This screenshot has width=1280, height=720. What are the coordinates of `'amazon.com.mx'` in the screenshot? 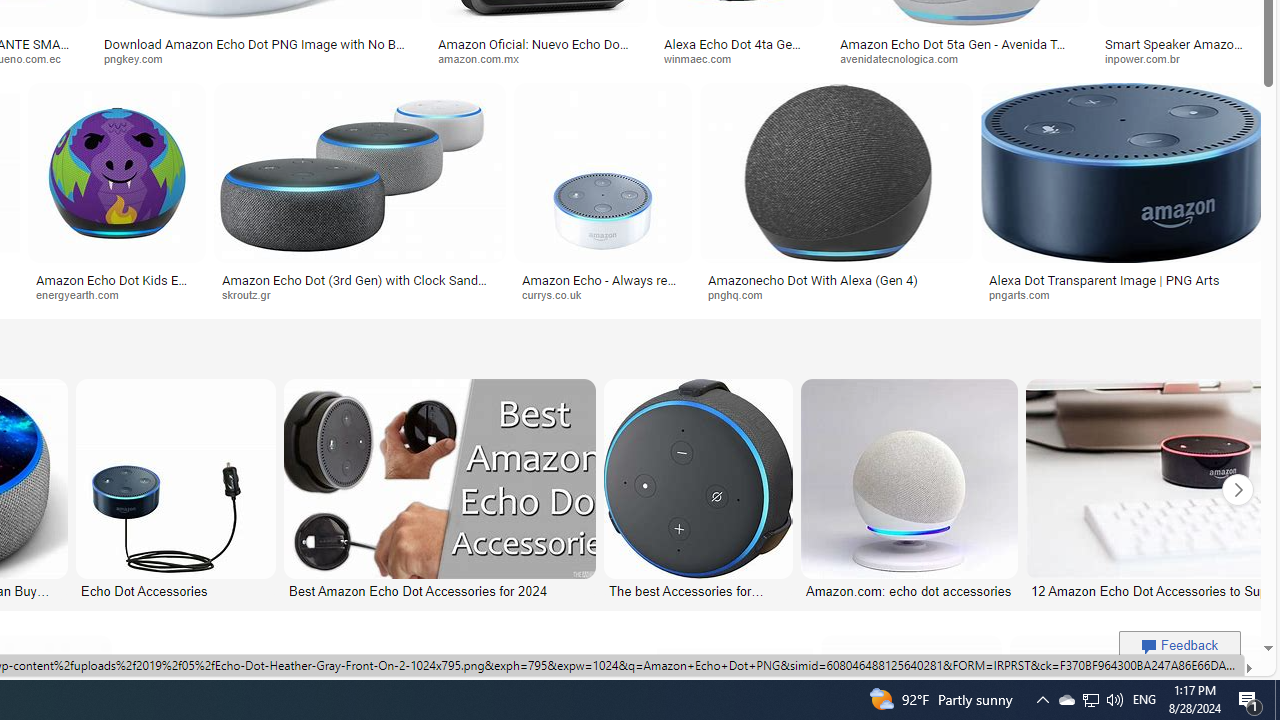 It's located at (485, 57).